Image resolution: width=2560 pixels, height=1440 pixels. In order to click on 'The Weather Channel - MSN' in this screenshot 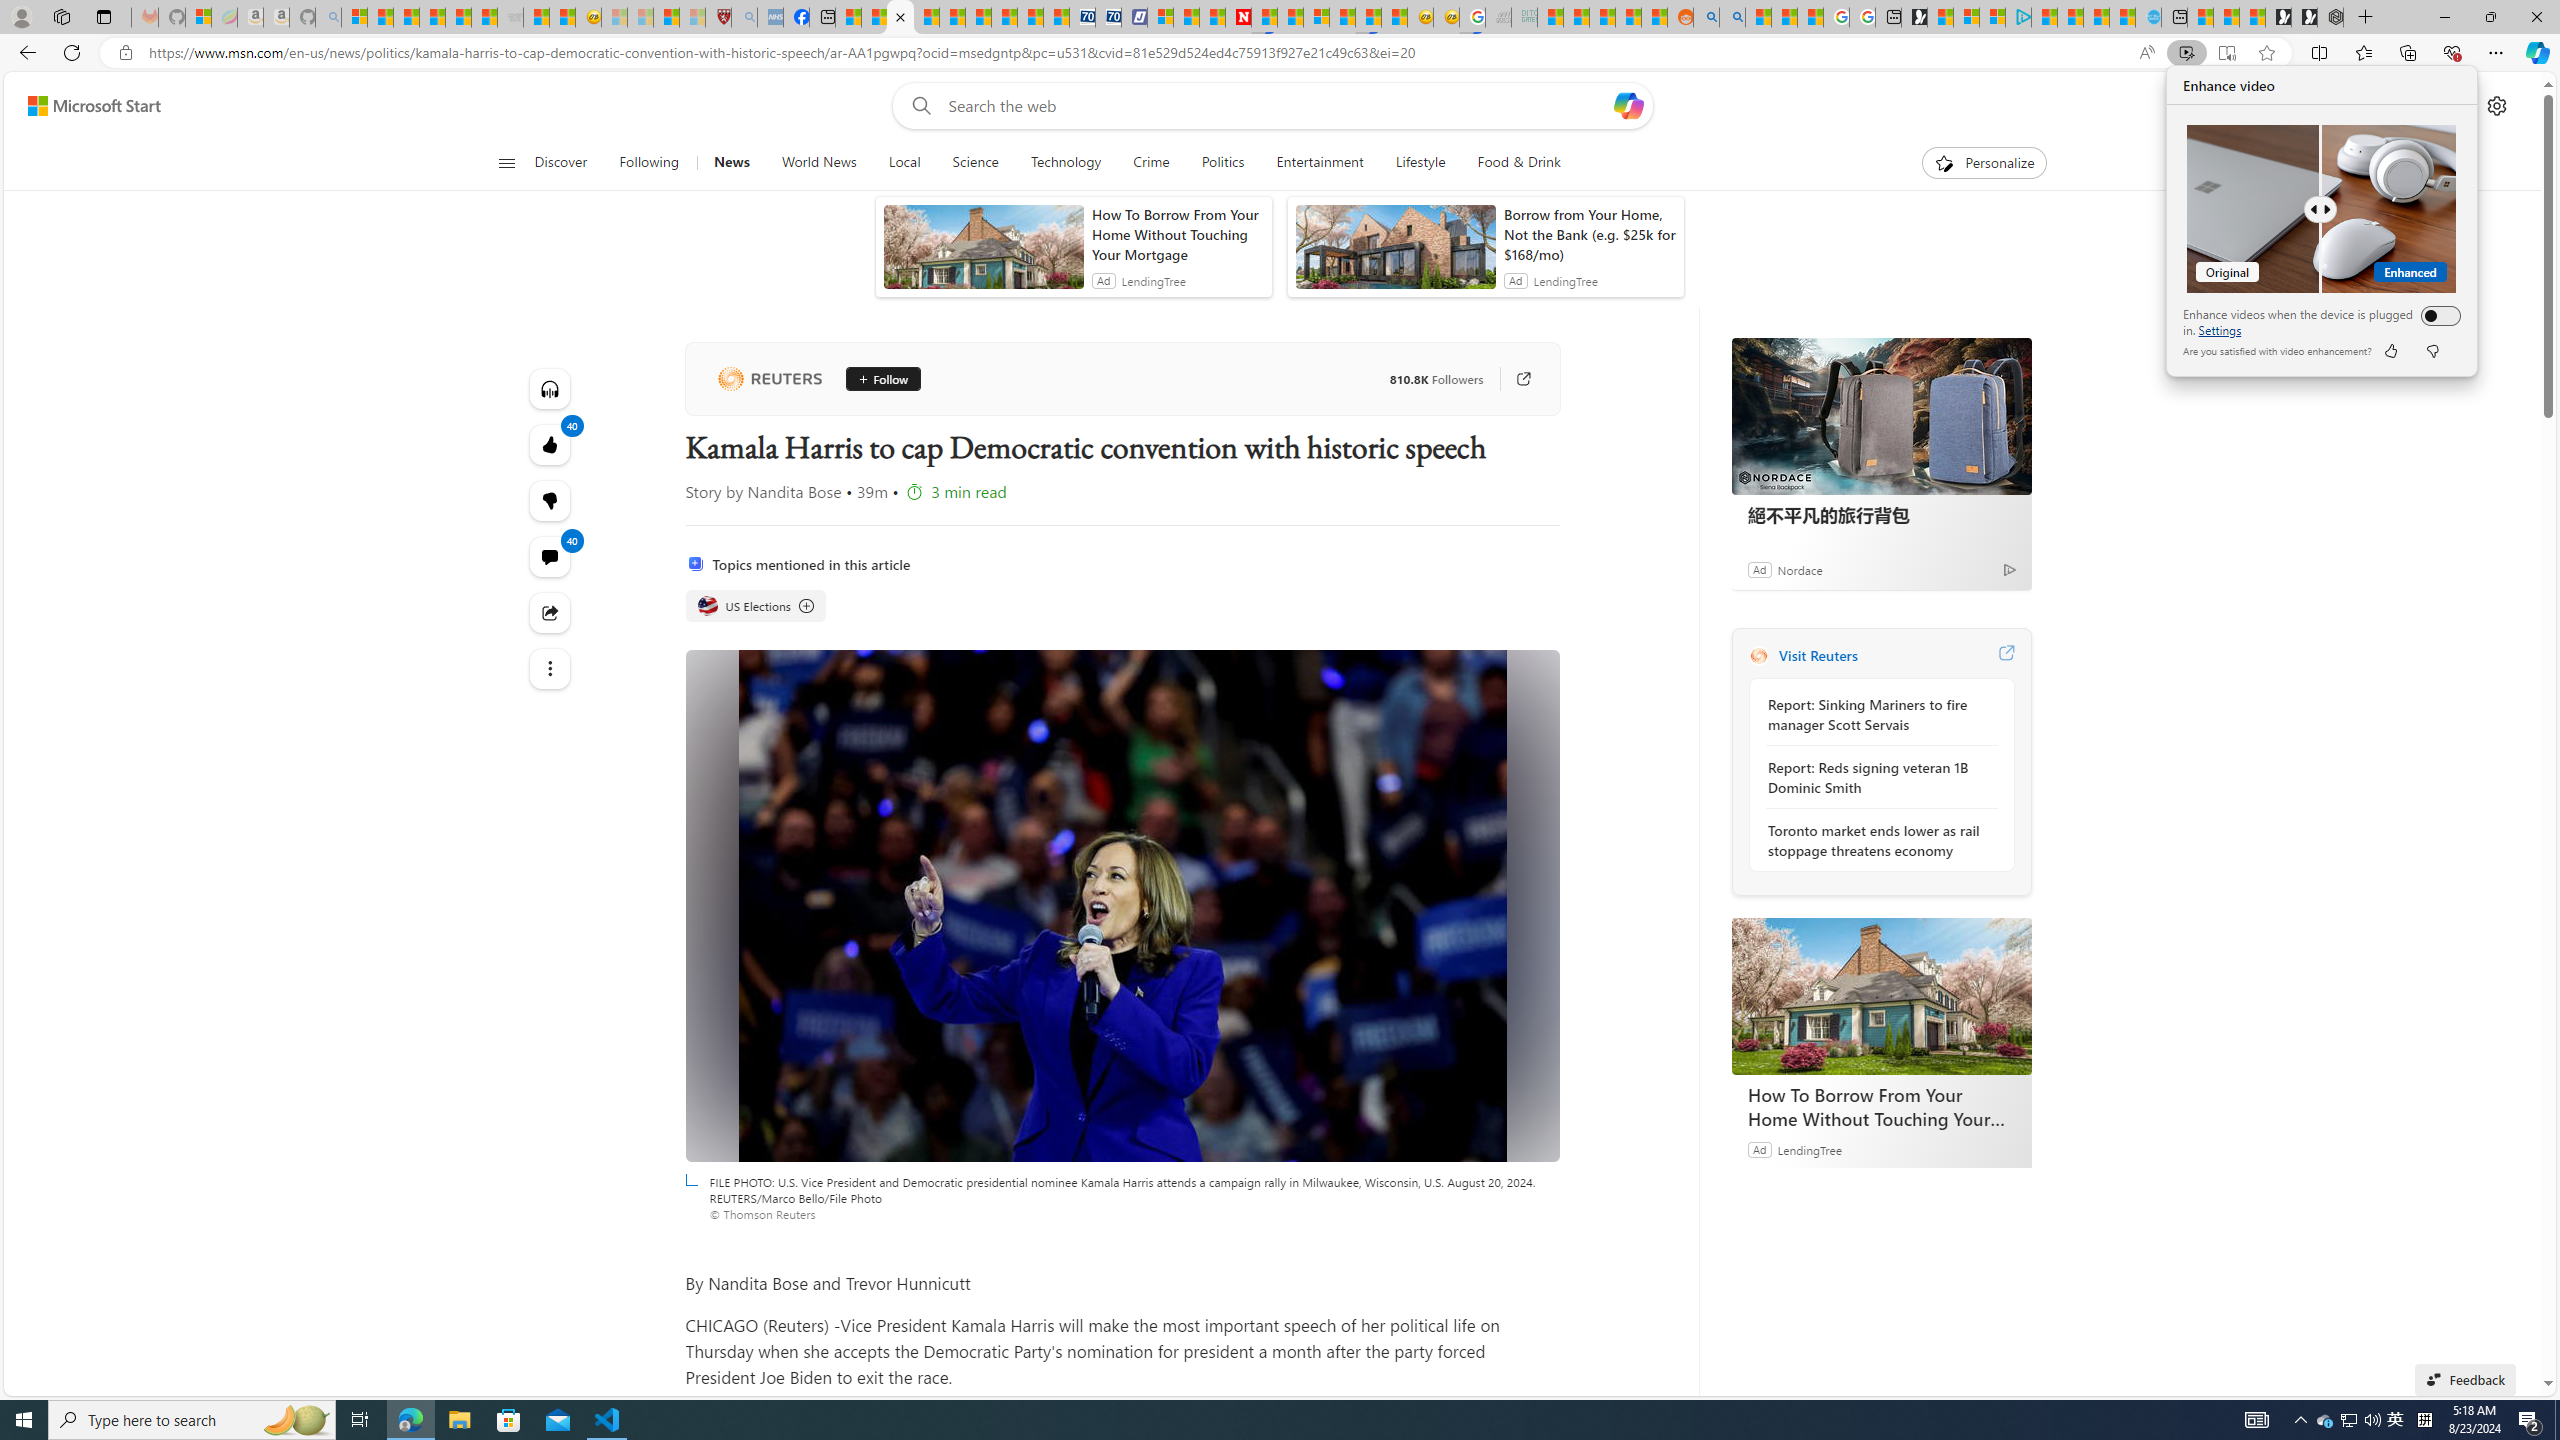, I will do `click(404, 16)`.